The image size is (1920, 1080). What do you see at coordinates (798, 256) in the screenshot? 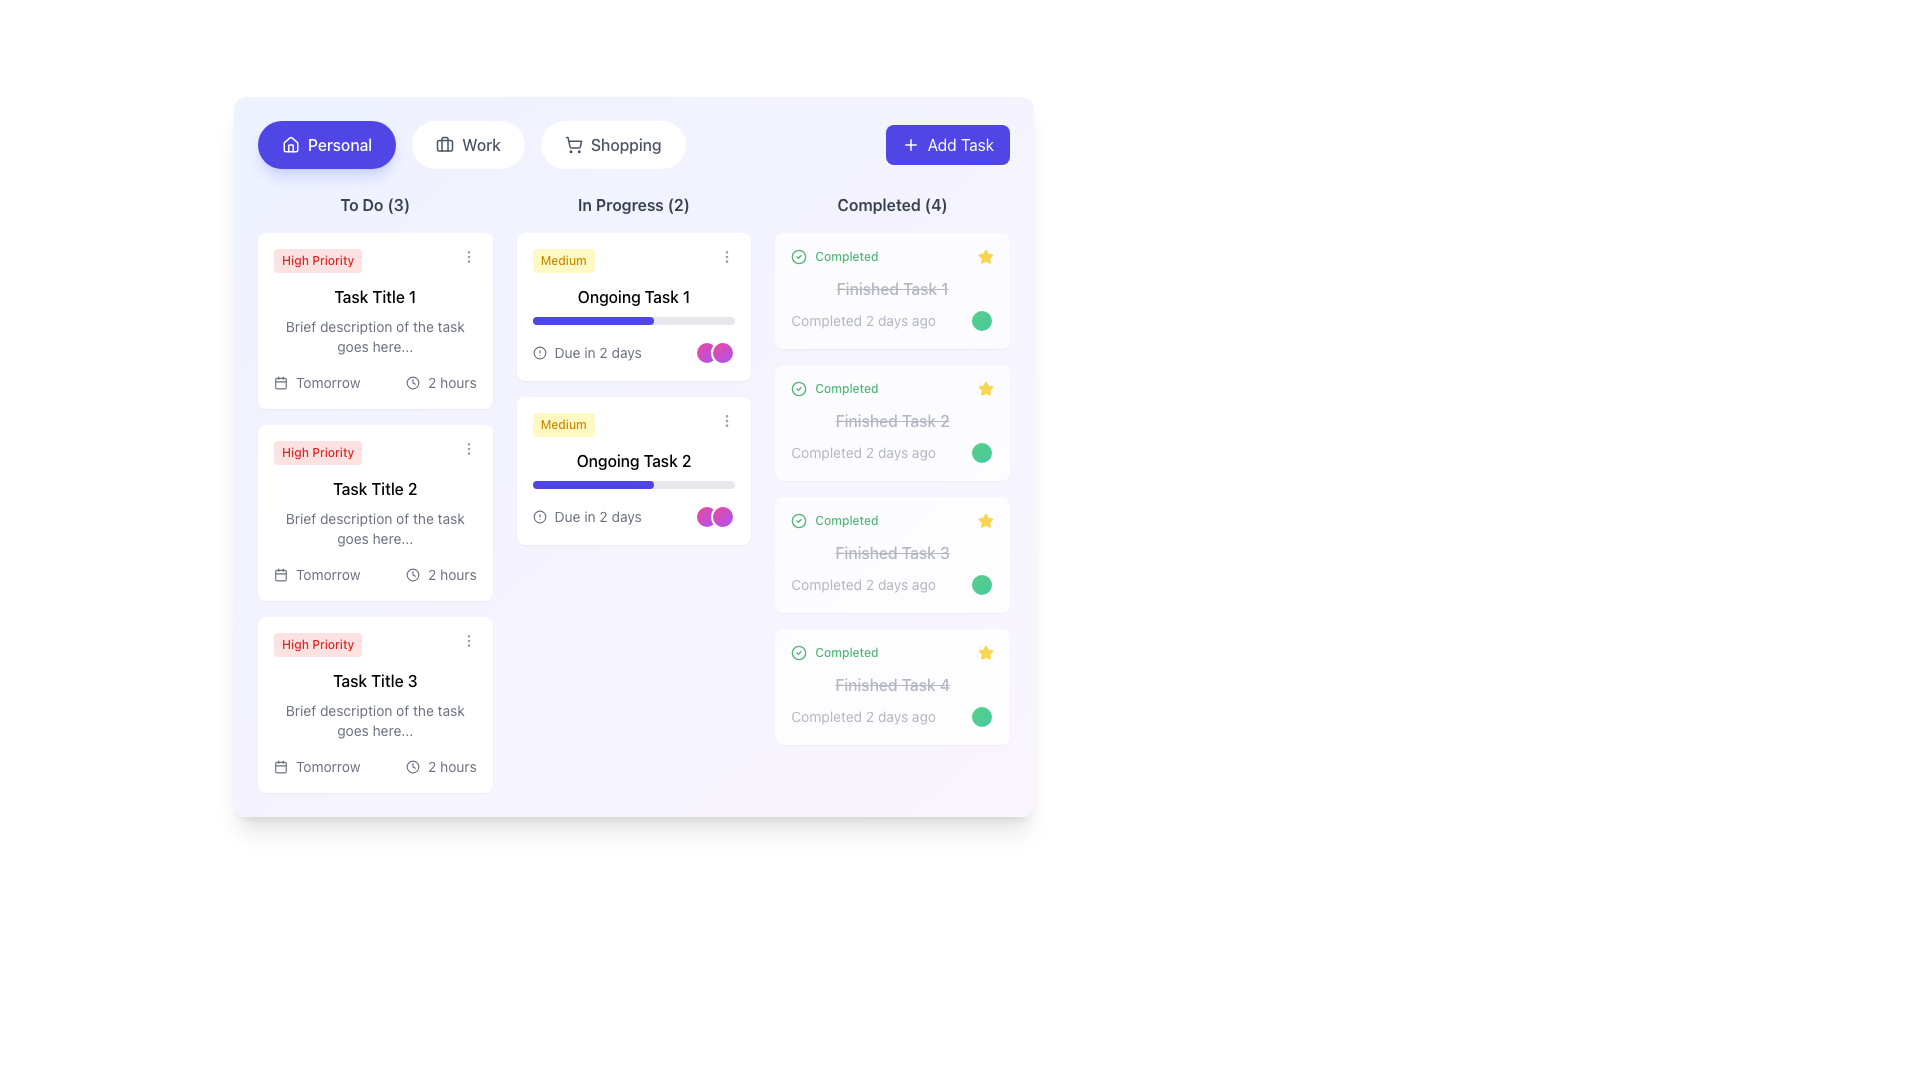
I see `the circular icon with a checkmark that signifies the completion of 'Finished Task 1' in the completed tasks list` at bounding box center [798, 256].